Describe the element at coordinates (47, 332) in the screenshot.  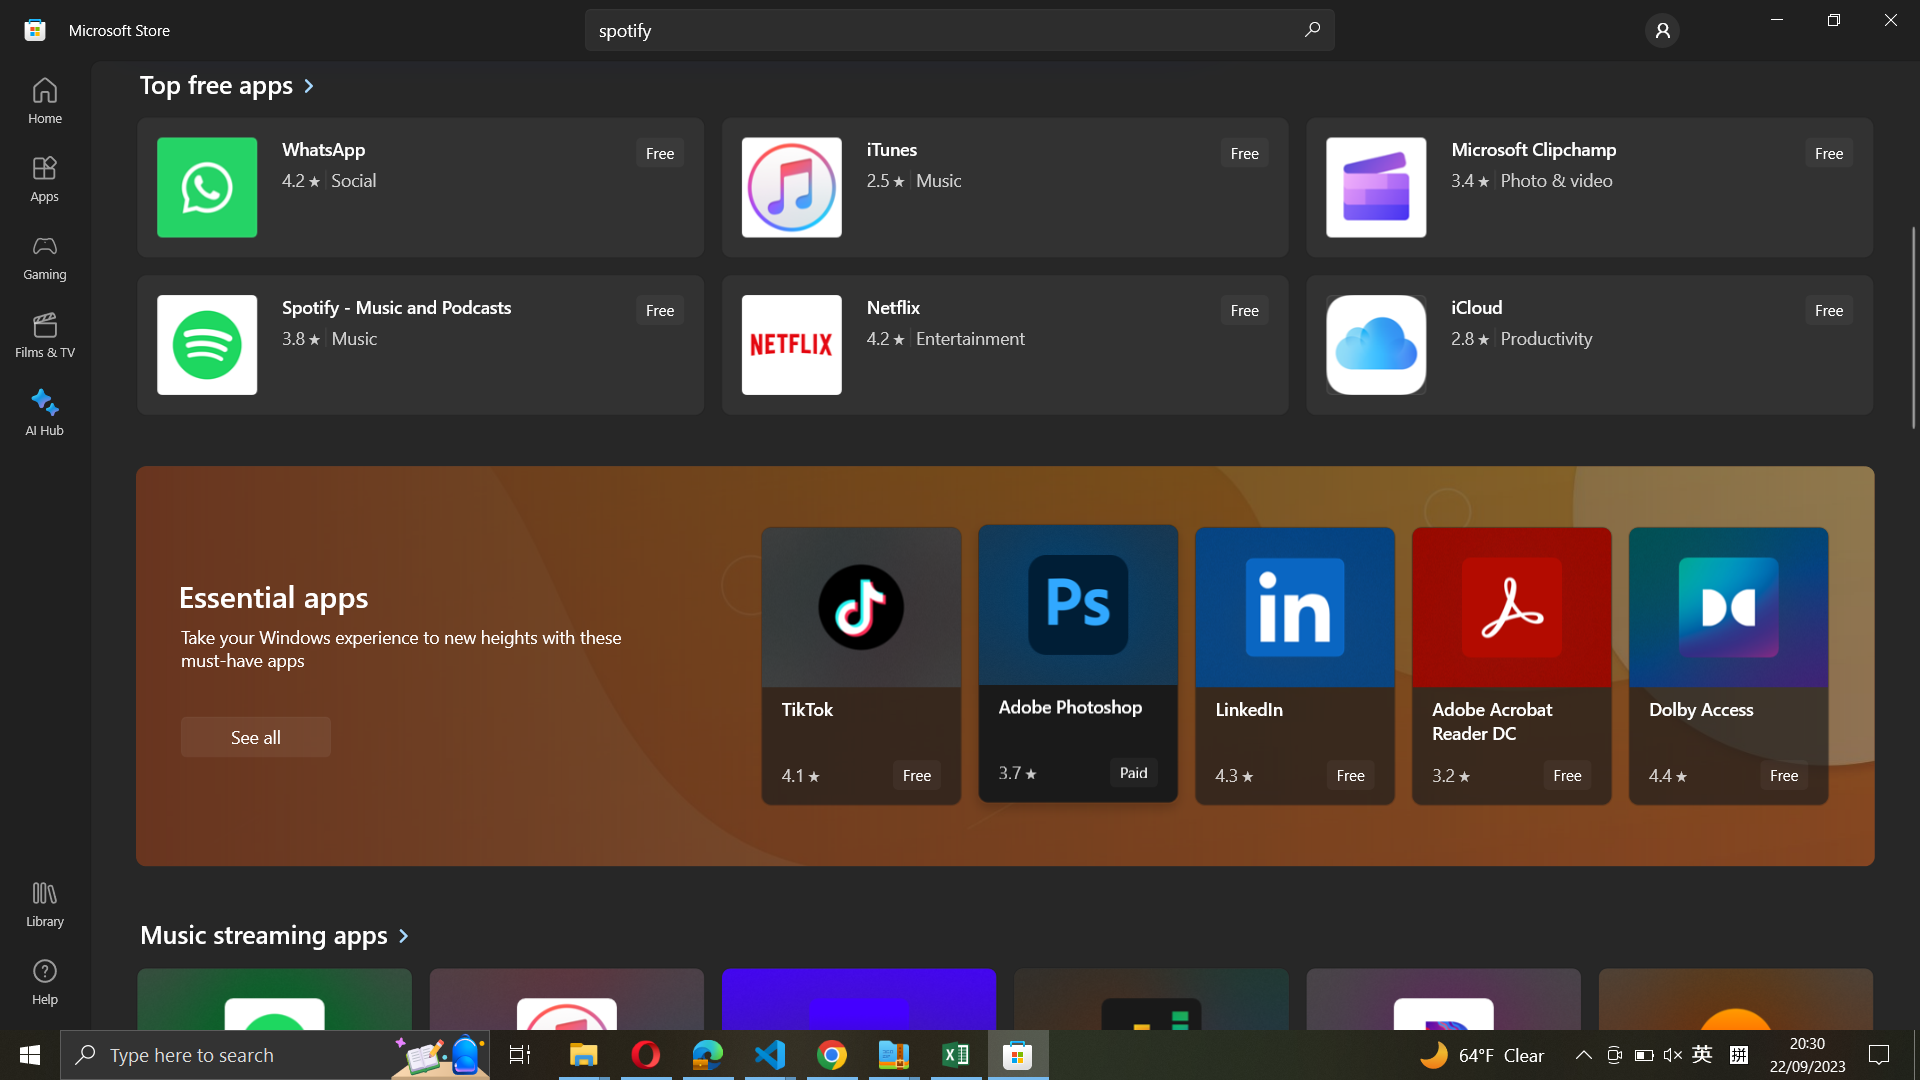
I see `Films & TV` at that location.